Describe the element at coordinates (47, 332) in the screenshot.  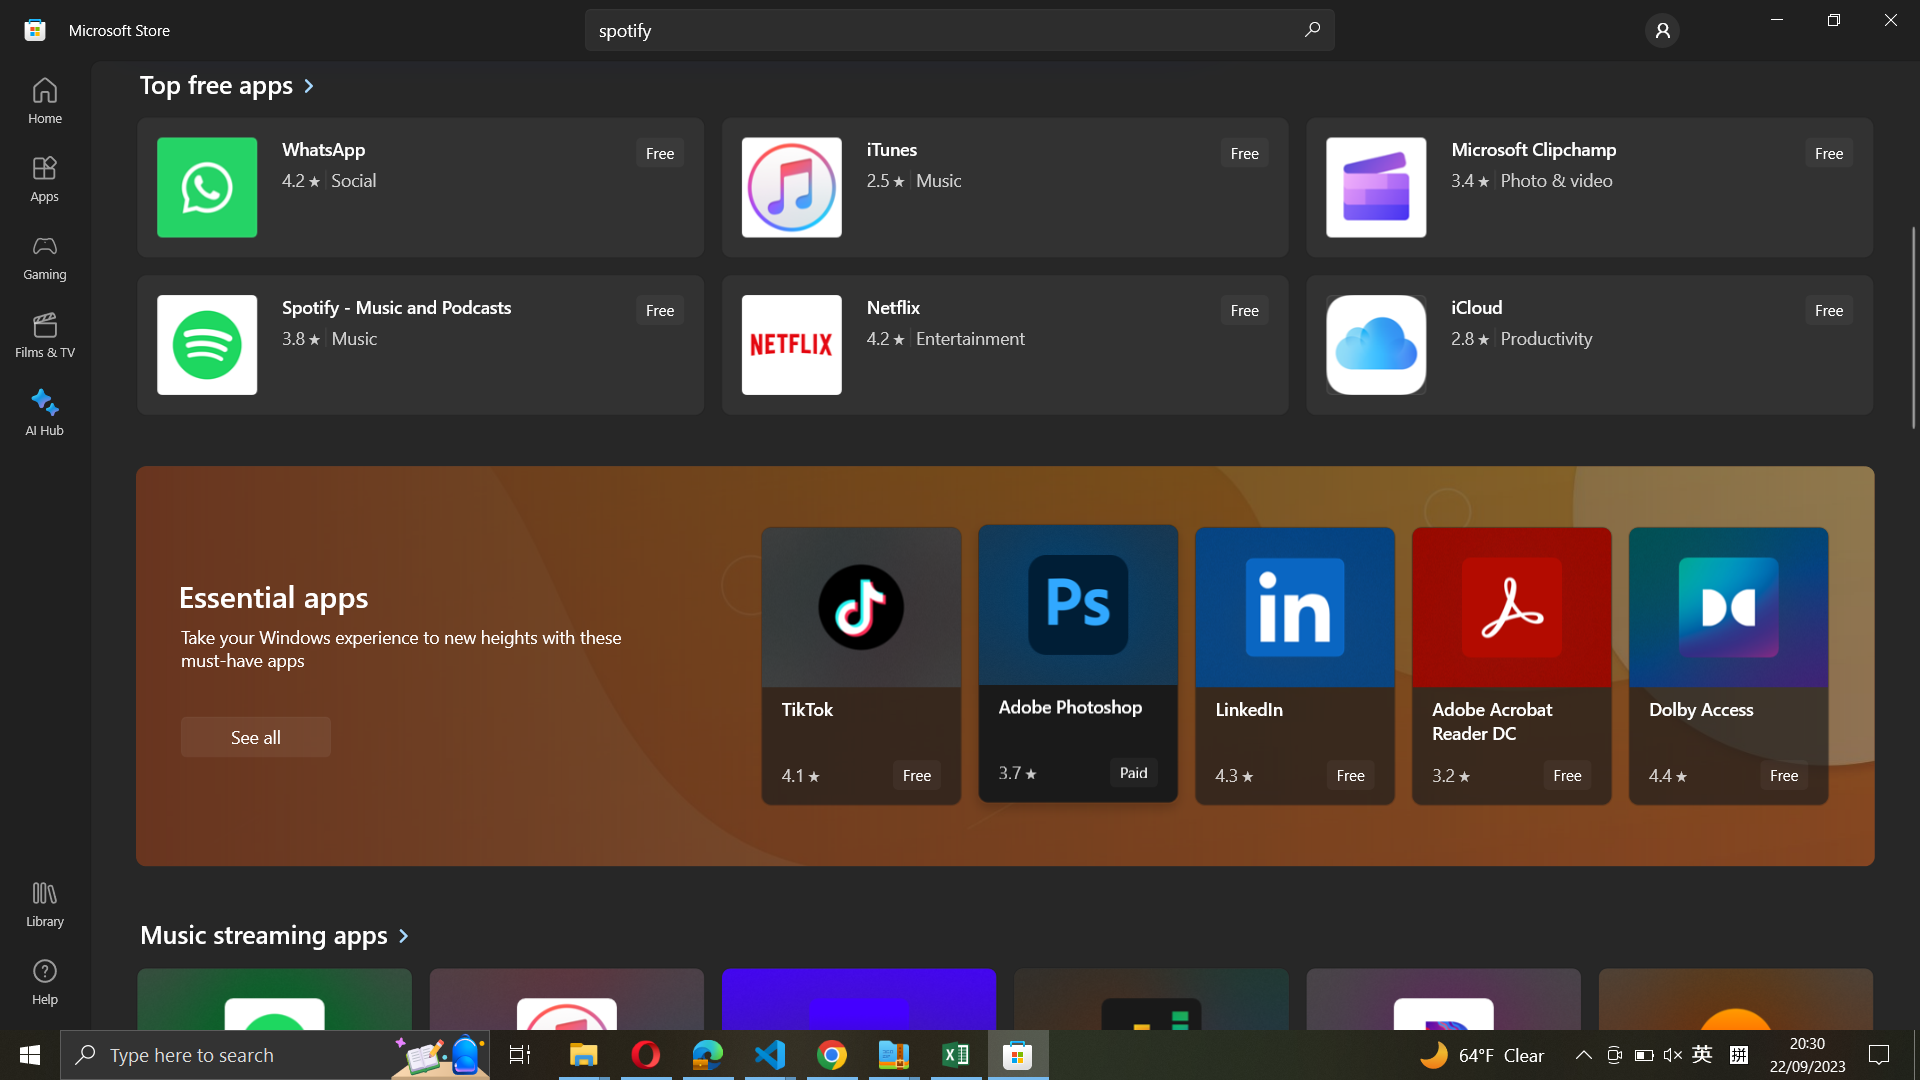
I see `Films & TV` at that location.